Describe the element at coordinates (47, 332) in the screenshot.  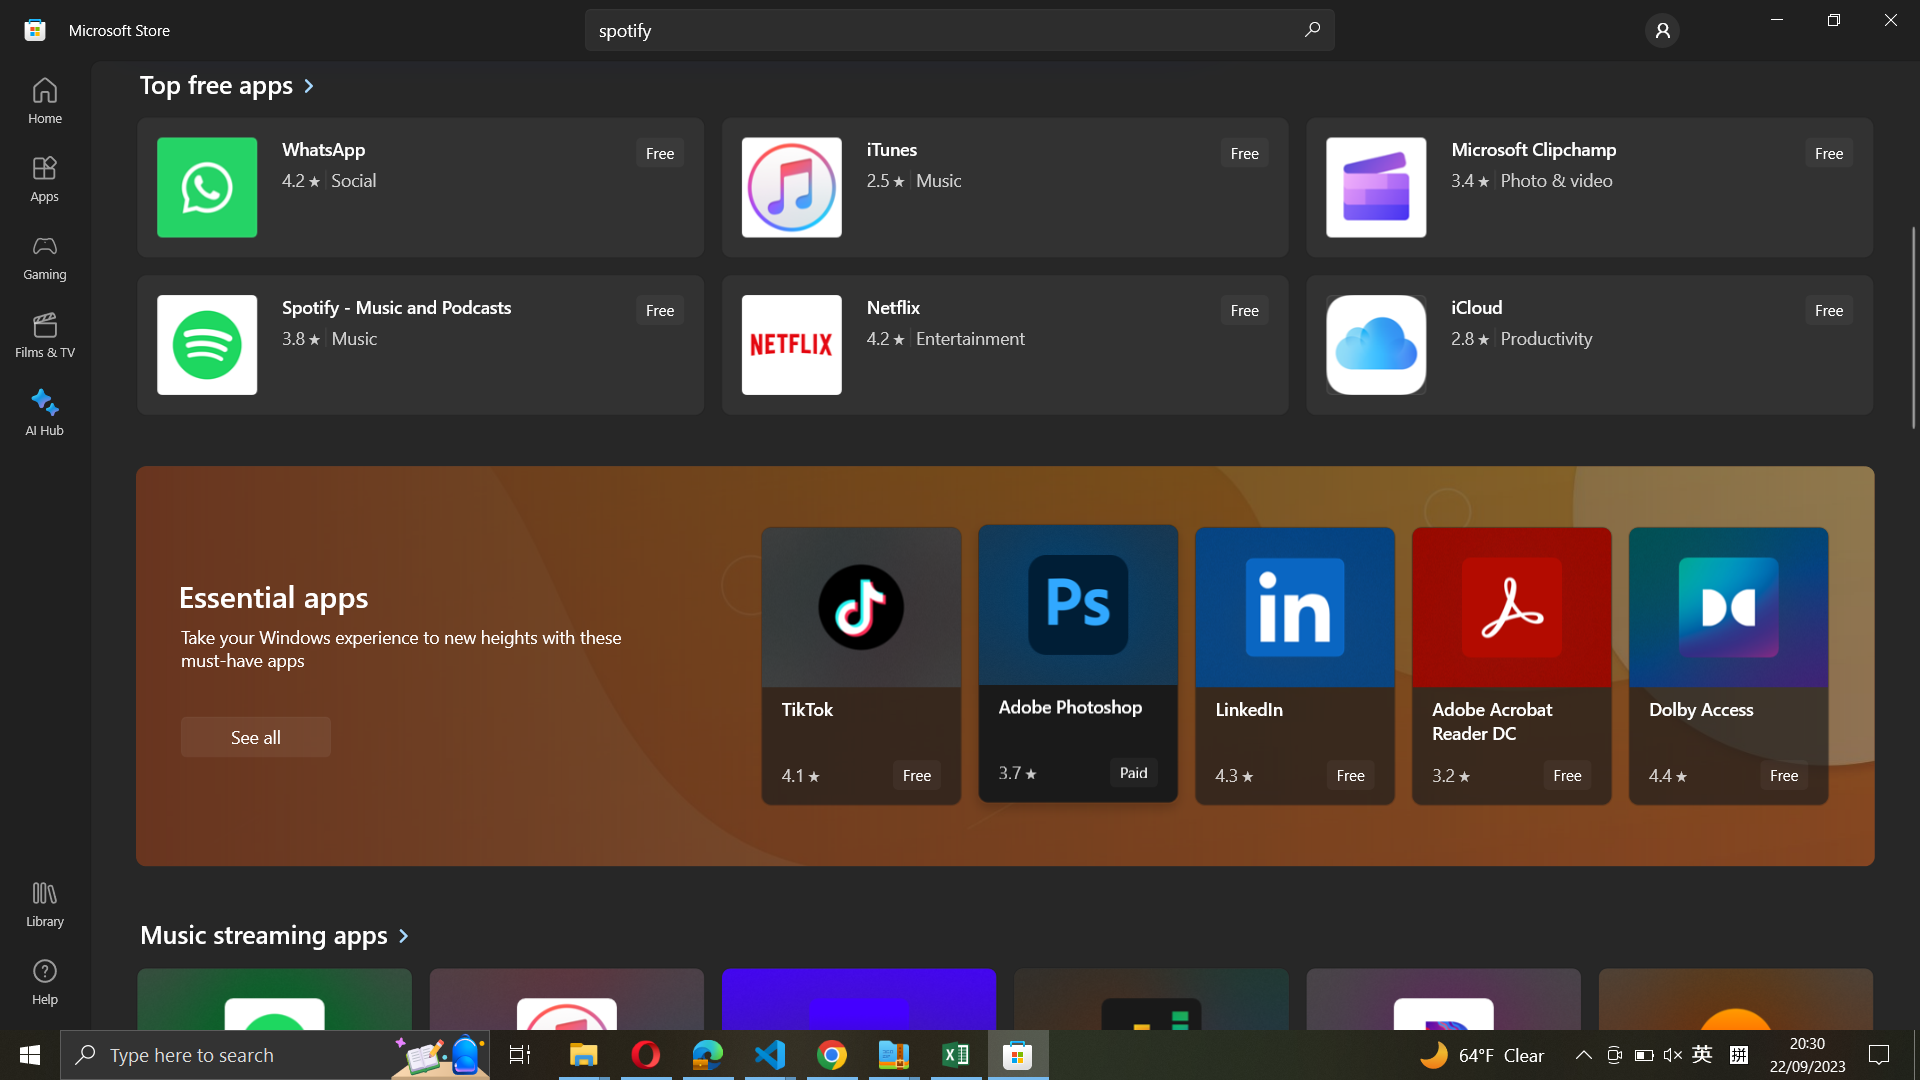
I see `Films & TV` at that location.